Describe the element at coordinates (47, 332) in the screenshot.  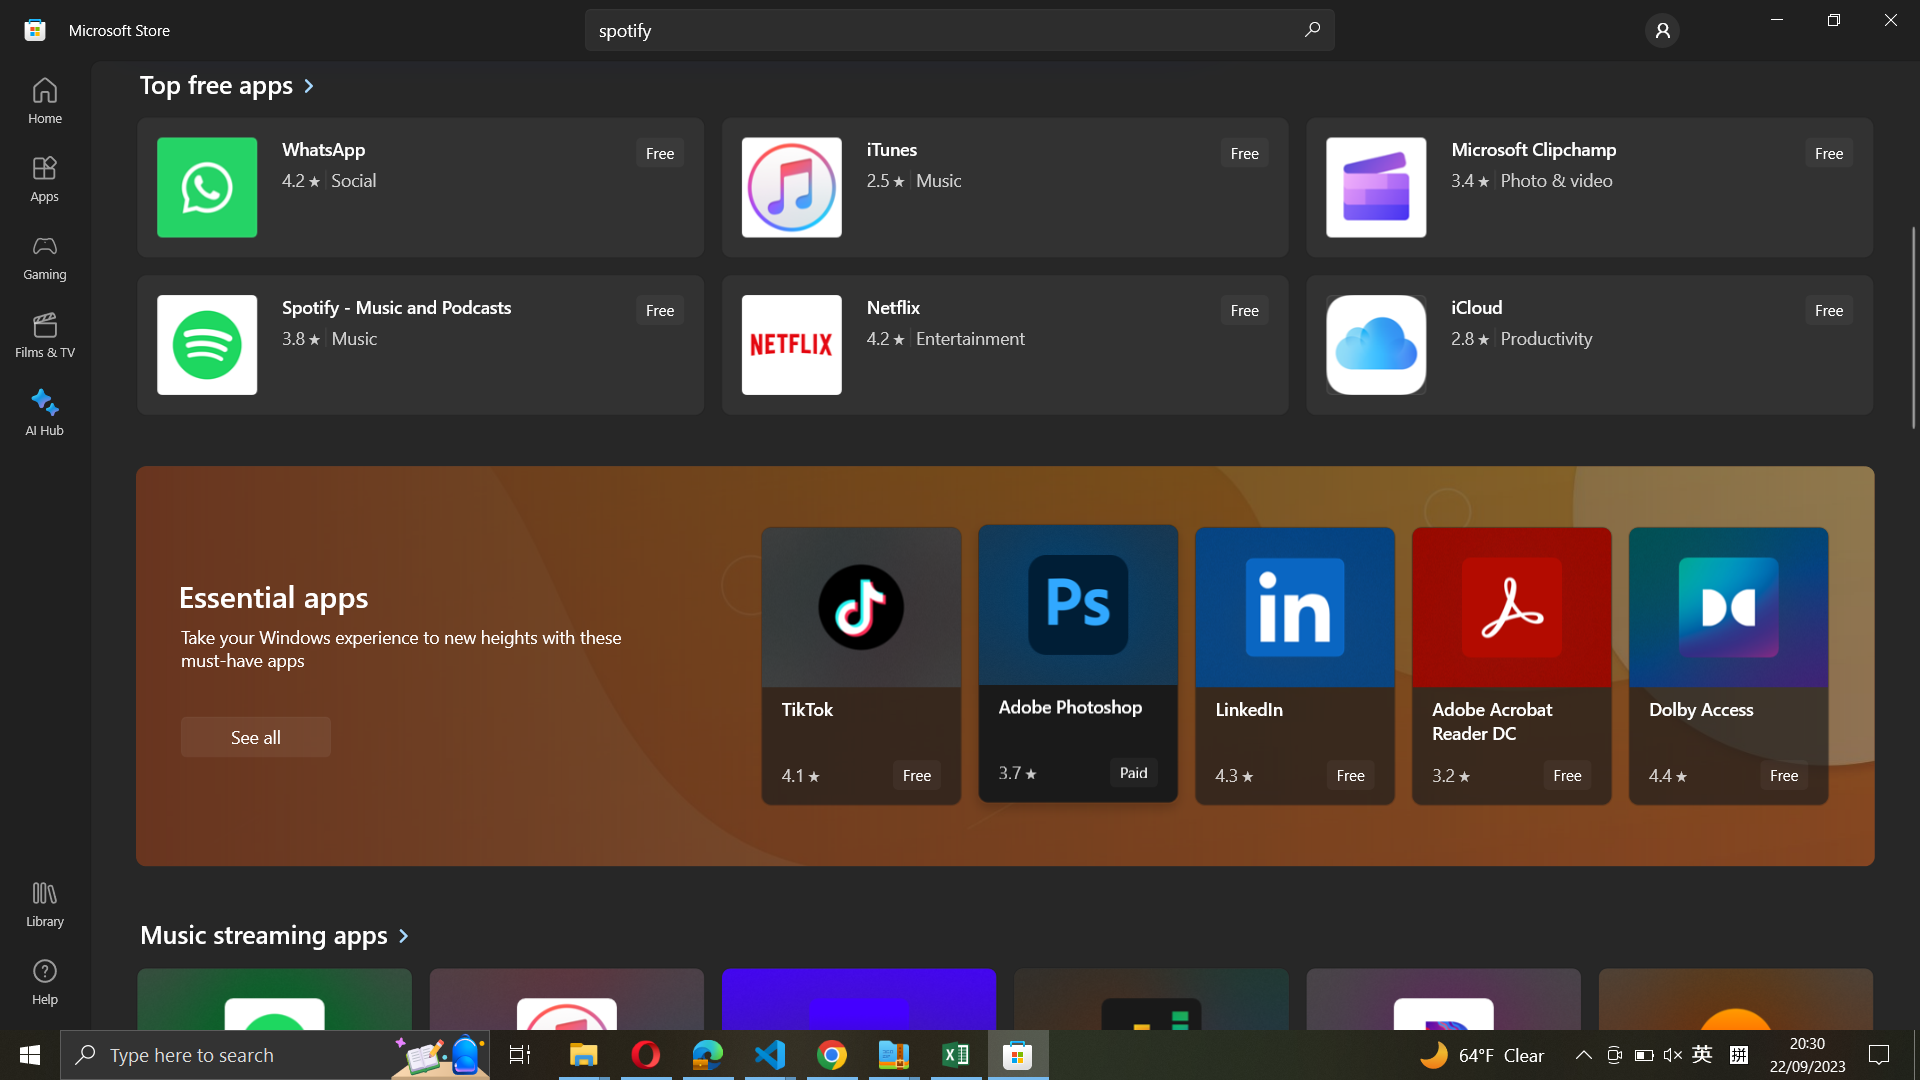
I see `Films & TV` at that location.